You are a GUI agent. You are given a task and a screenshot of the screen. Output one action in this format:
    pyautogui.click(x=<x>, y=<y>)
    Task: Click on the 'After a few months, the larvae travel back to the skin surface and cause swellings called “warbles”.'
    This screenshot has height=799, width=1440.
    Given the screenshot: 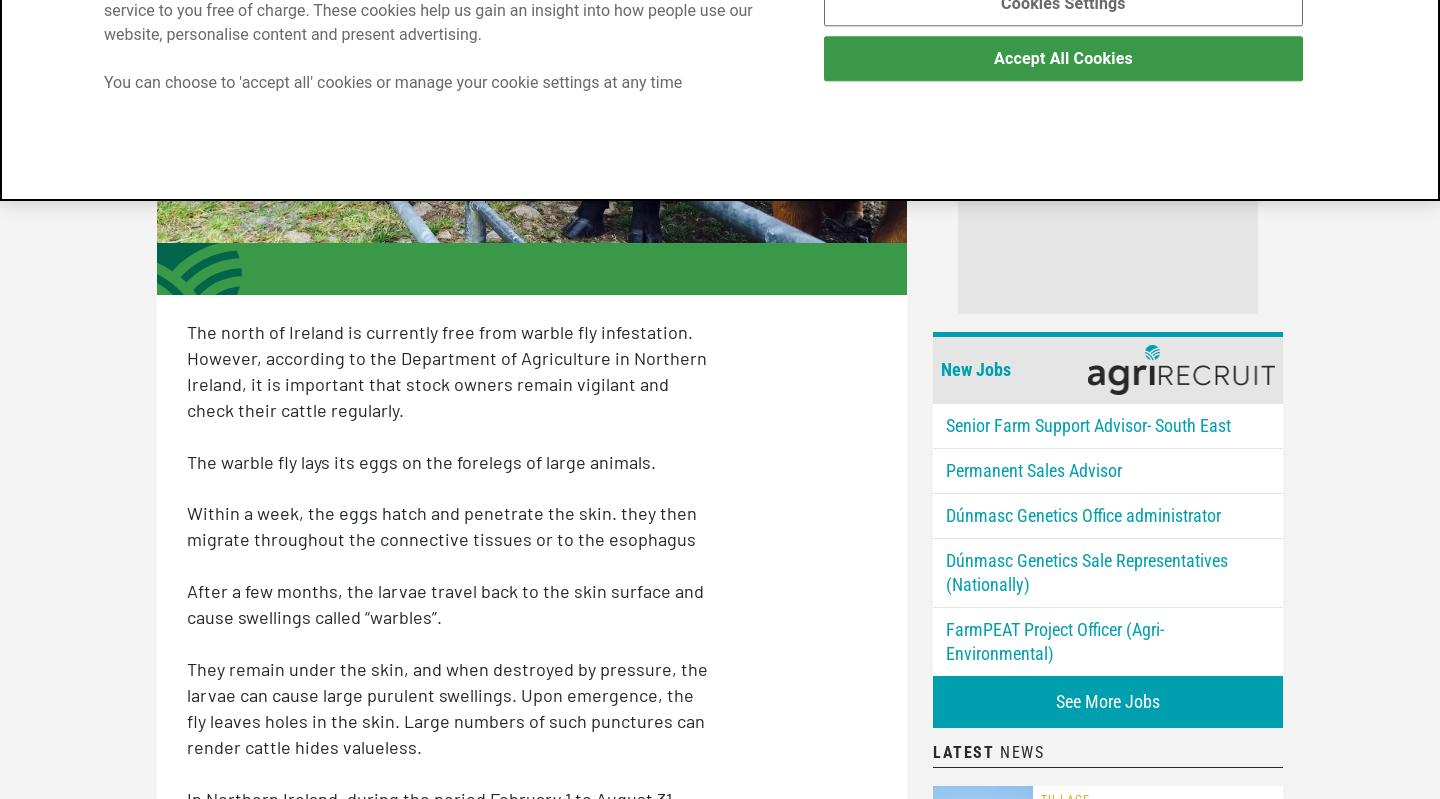 What is the action you would take?
    pyautogui.click(x=445, y=602)
    